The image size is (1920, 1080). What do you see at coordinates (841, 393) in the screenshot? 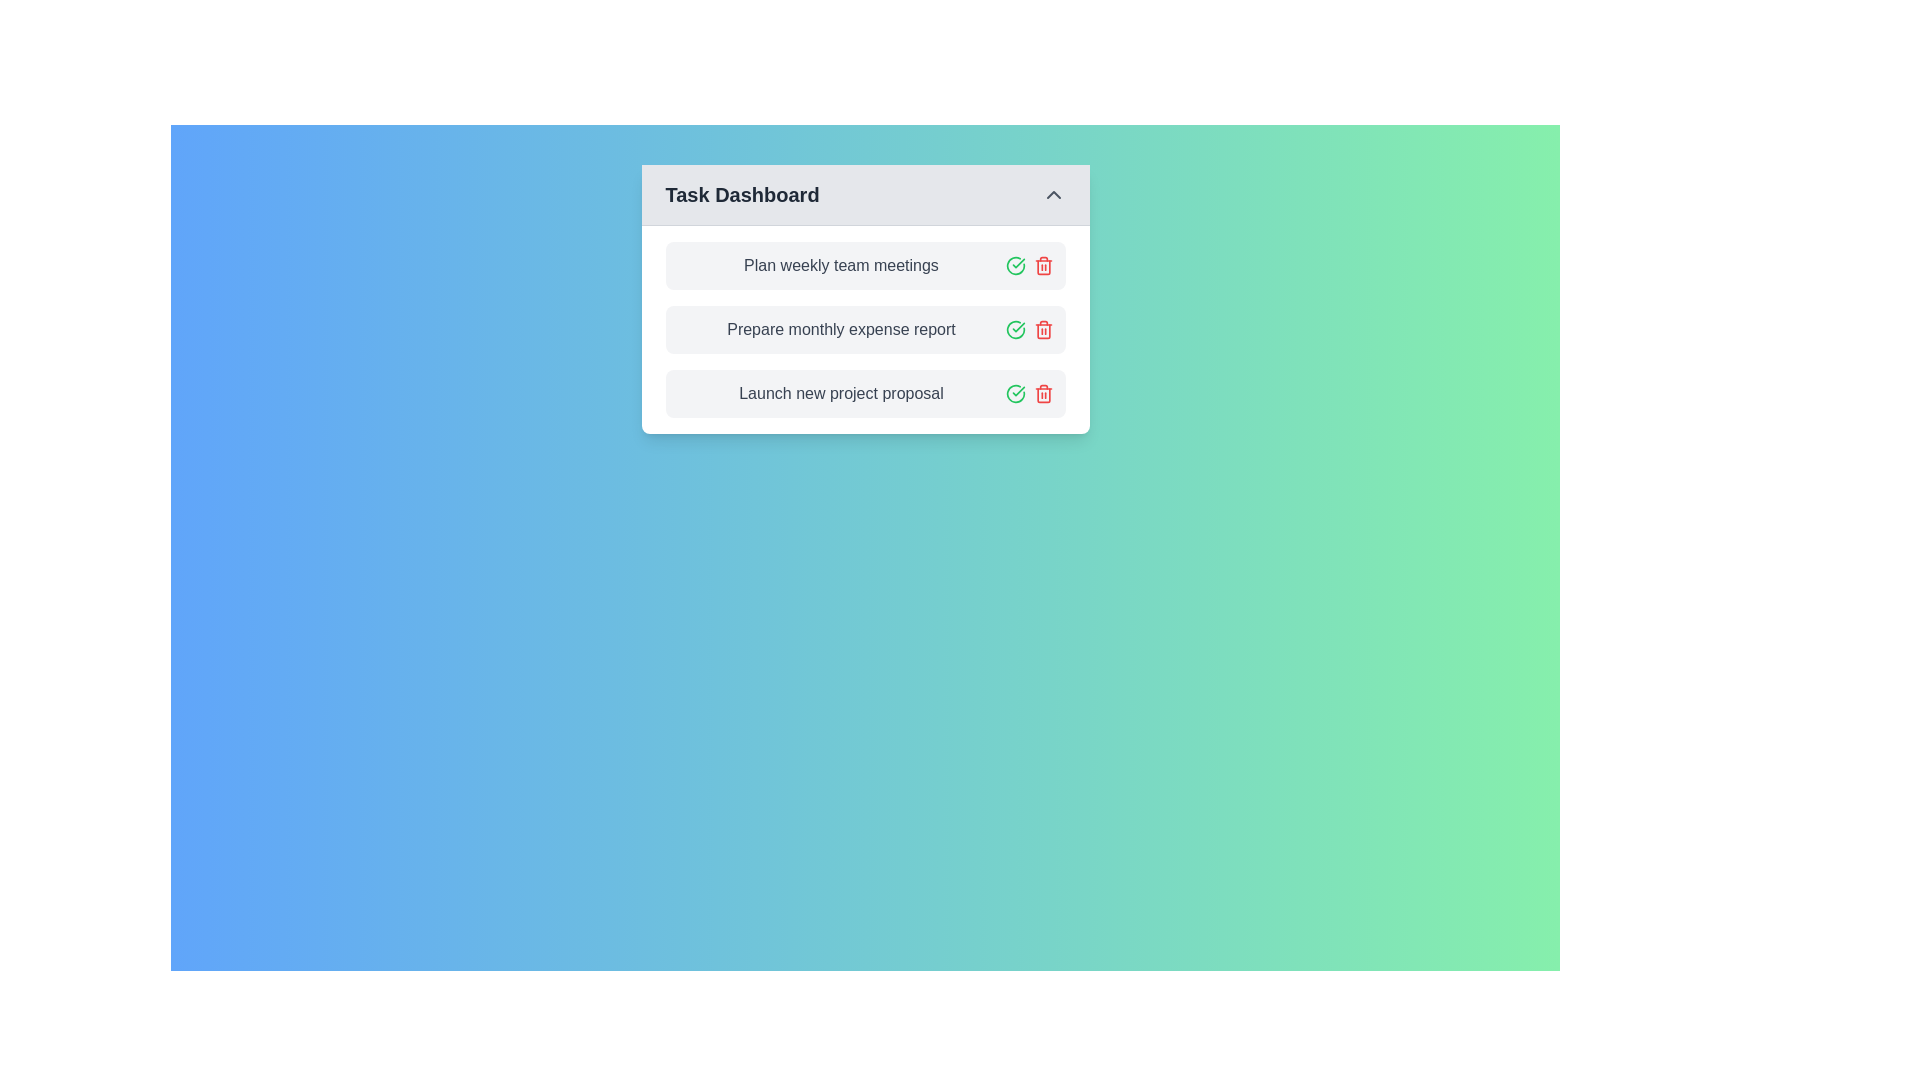
I see `the static text label that serves as the display text for the third task item in the 'Task Dashboard' list, located below the second task item labeled 'Prepare monthly expense report'` at bounding box center [841, 393].